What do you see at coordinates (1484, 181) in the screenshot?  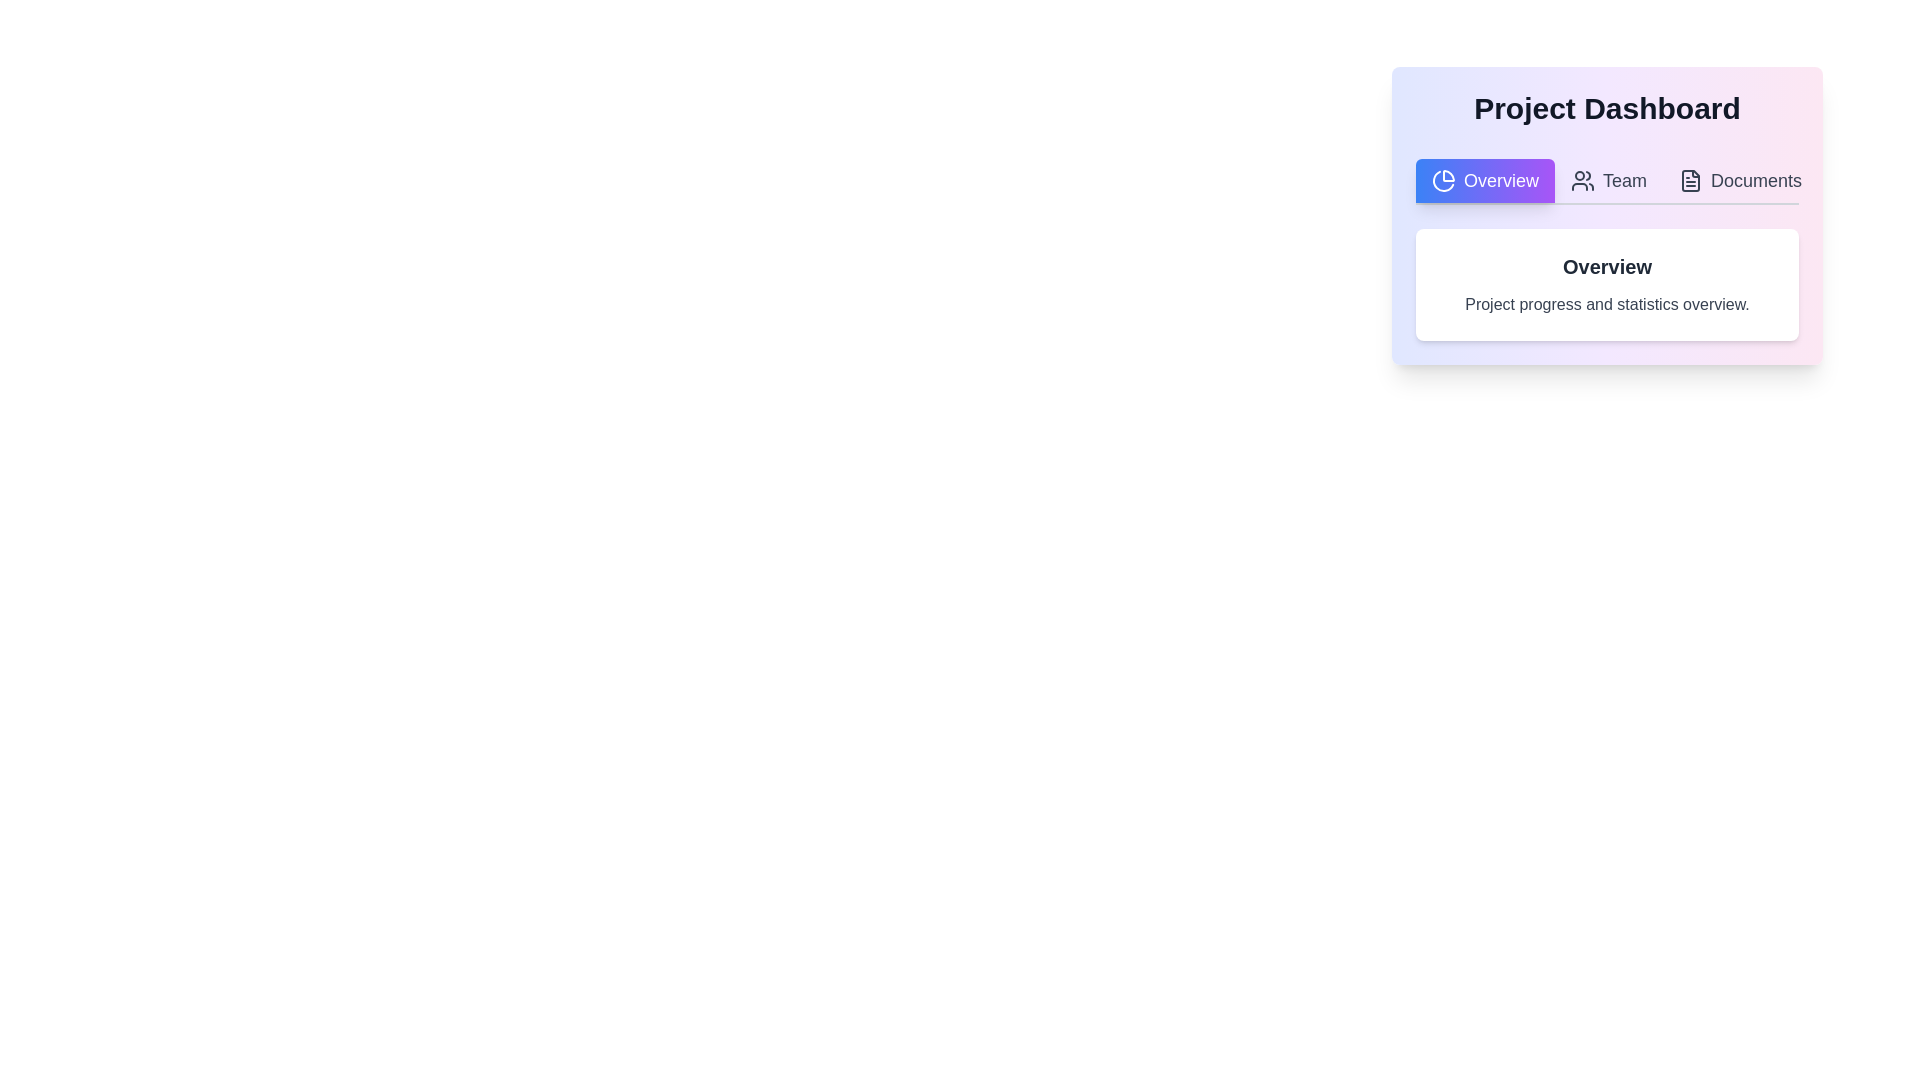 I see `the Overview tab to view its content` at bounding box center [1484, 181].